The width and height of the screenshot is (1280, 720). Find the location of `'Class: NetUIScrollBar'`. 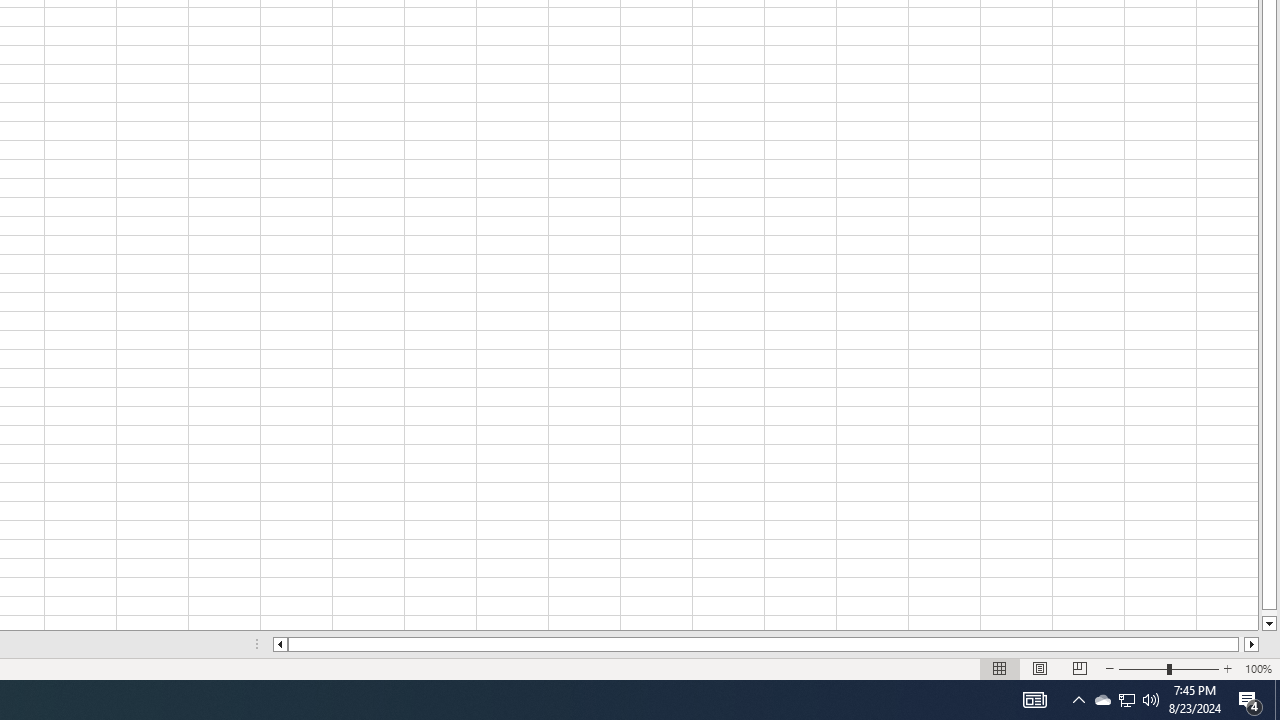

'Class: NetUIScrollBar' is located at coordinates (765, 644).